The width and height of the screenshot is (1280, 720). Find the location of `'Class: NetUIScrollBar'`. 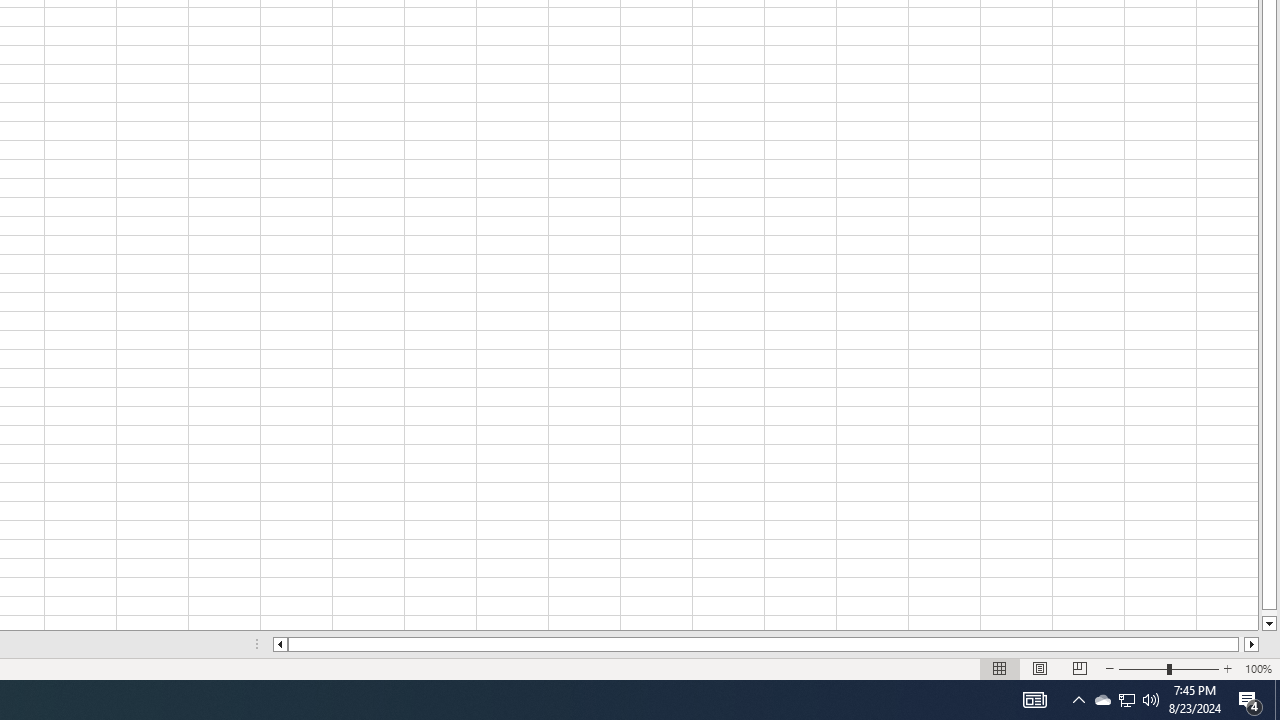

'Class: NetUIScrollBar' is located at coordinates (765, 644).